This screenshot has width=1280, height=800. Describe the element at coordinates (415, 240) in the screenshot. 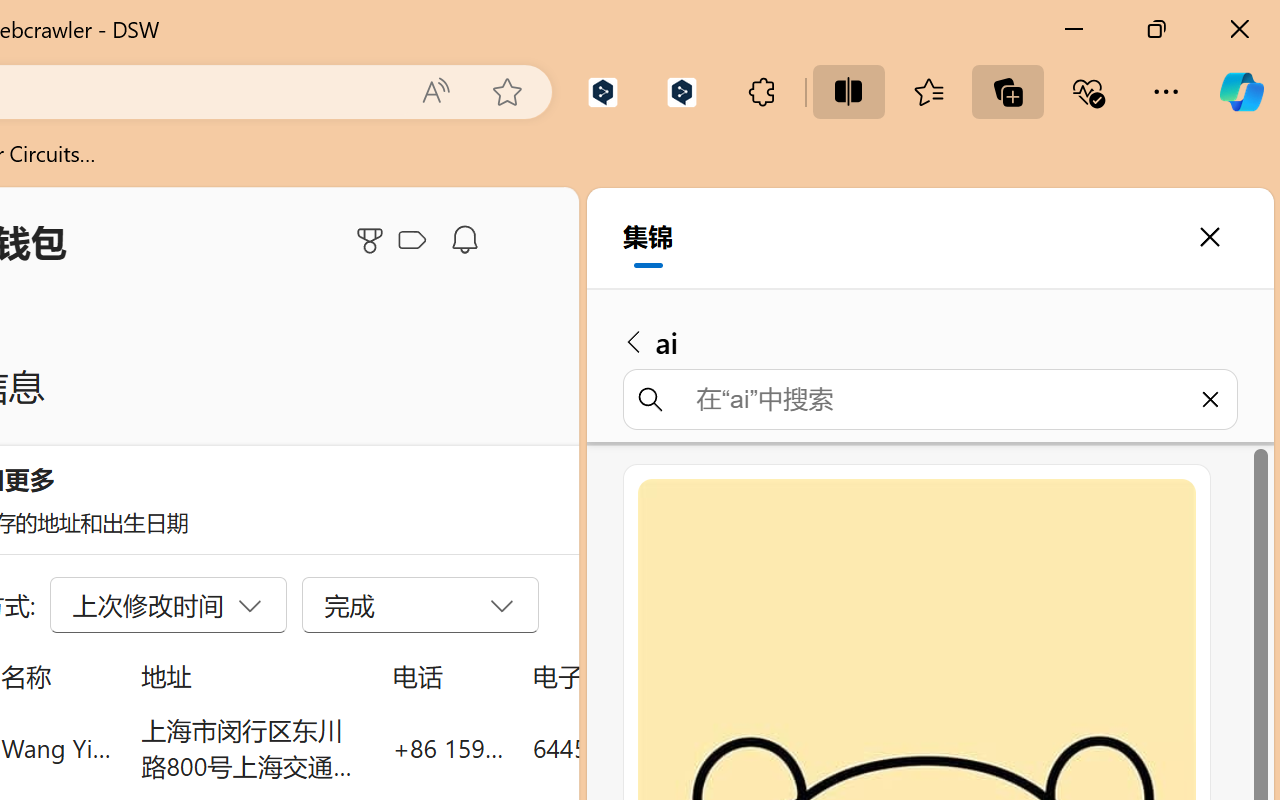

I see `'Microsoft Cashback'` at that location.